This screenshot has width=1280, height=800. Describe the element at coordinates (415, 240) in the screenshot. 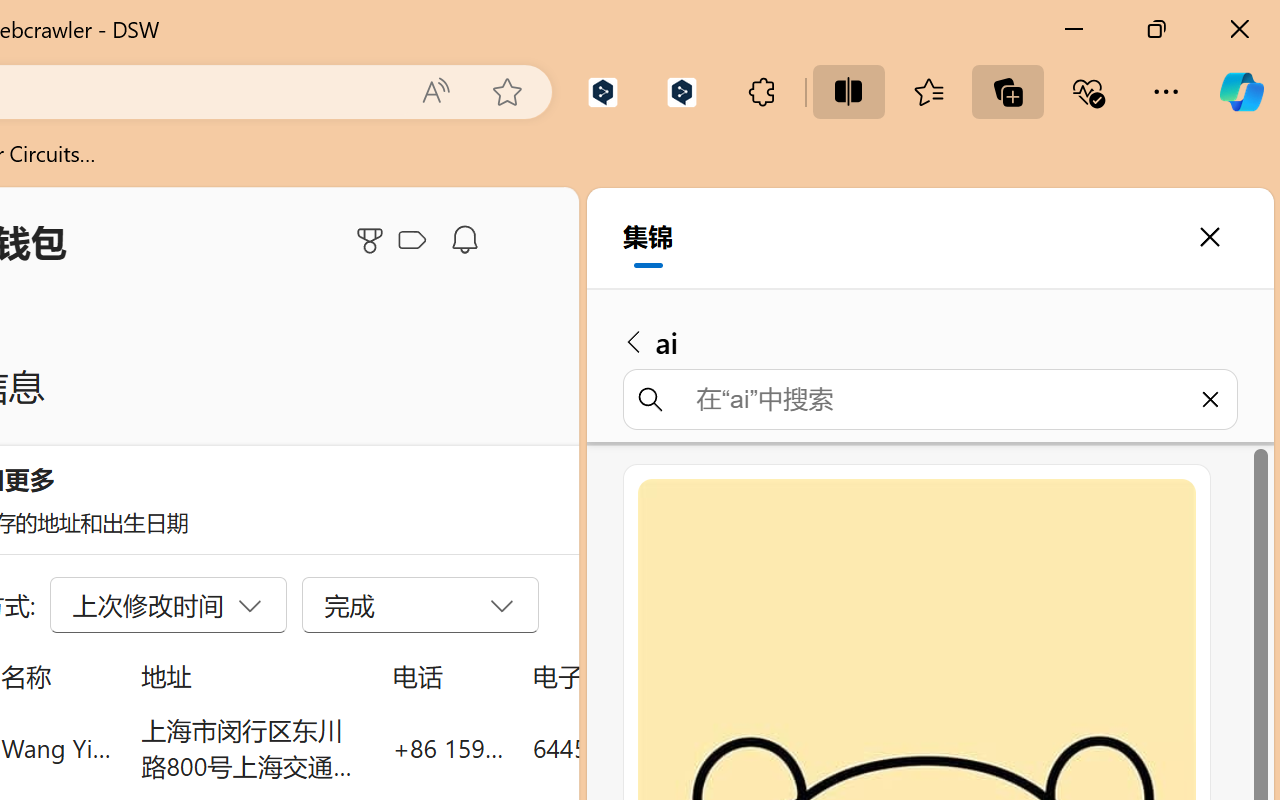

I see `'Microsoft Cashback'` at that location.